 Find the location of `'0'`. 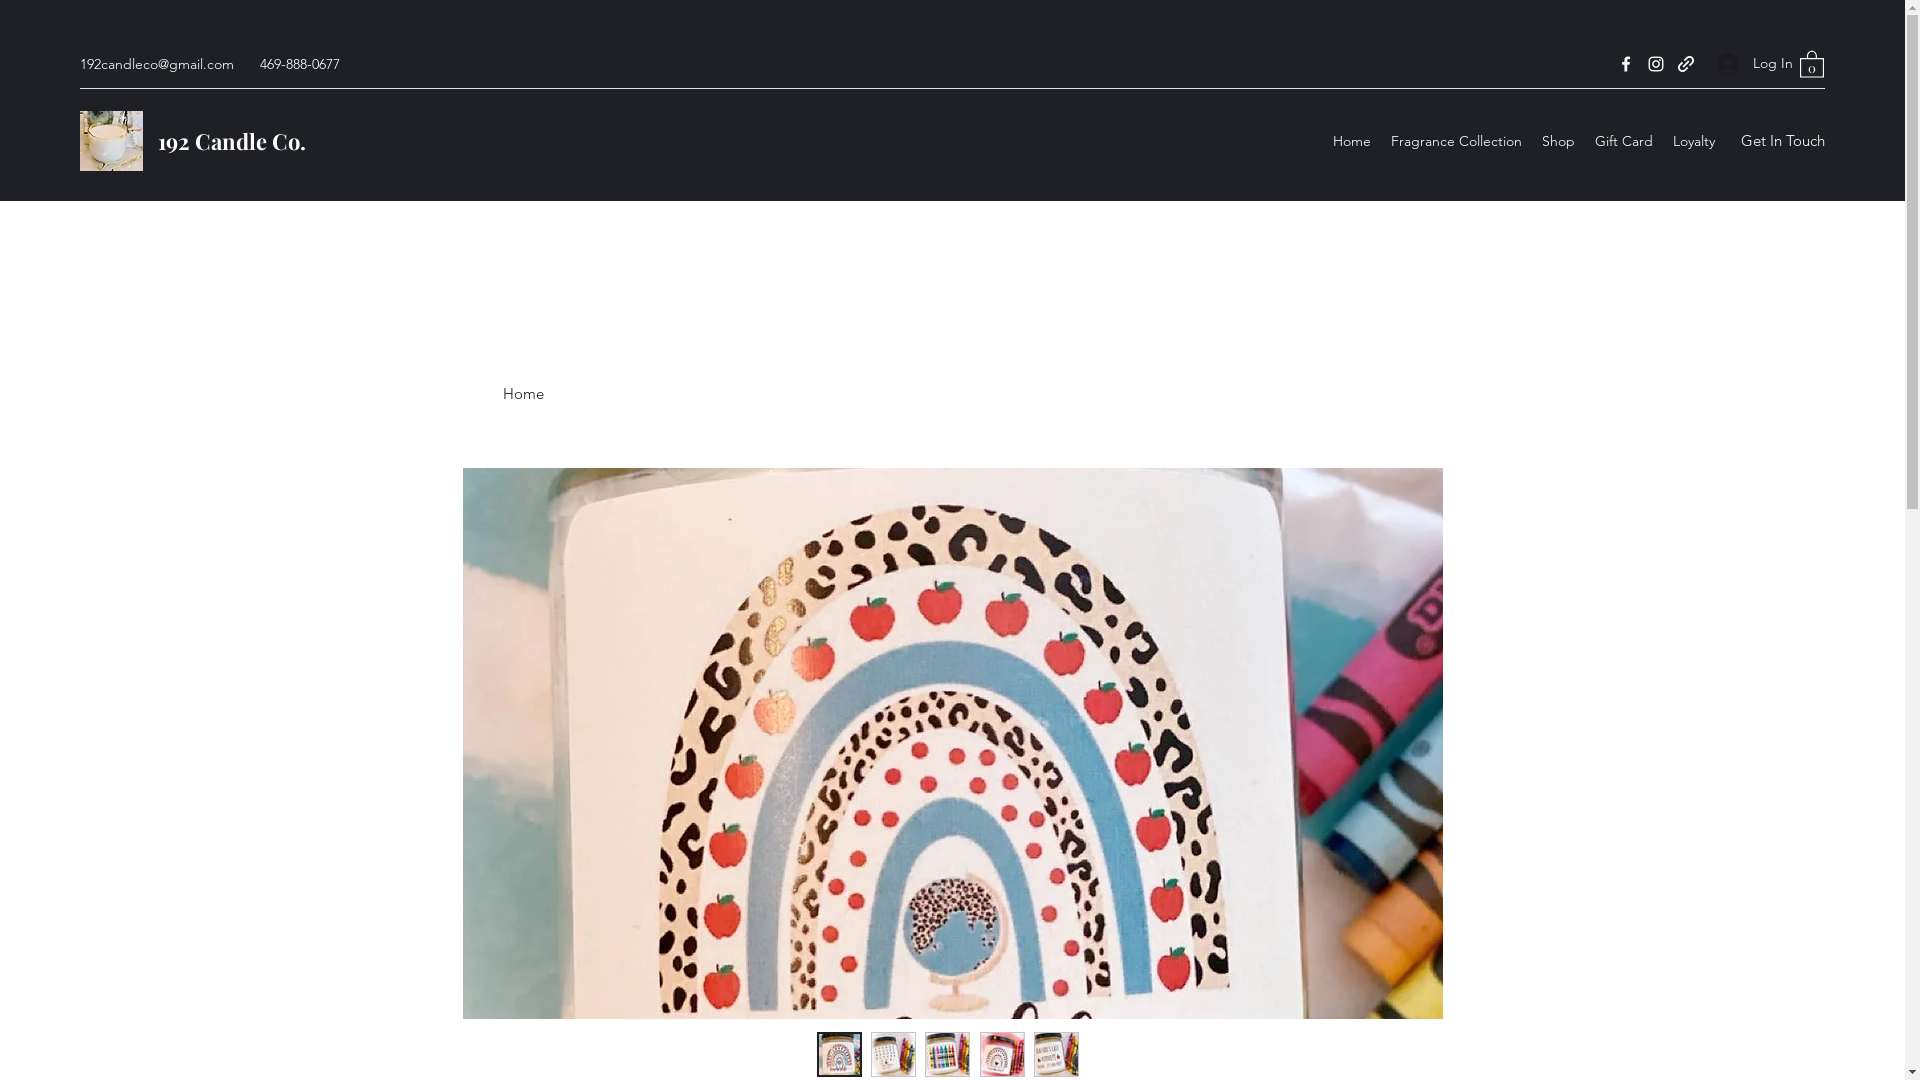

'0' is located at coordinates (1811, 62).